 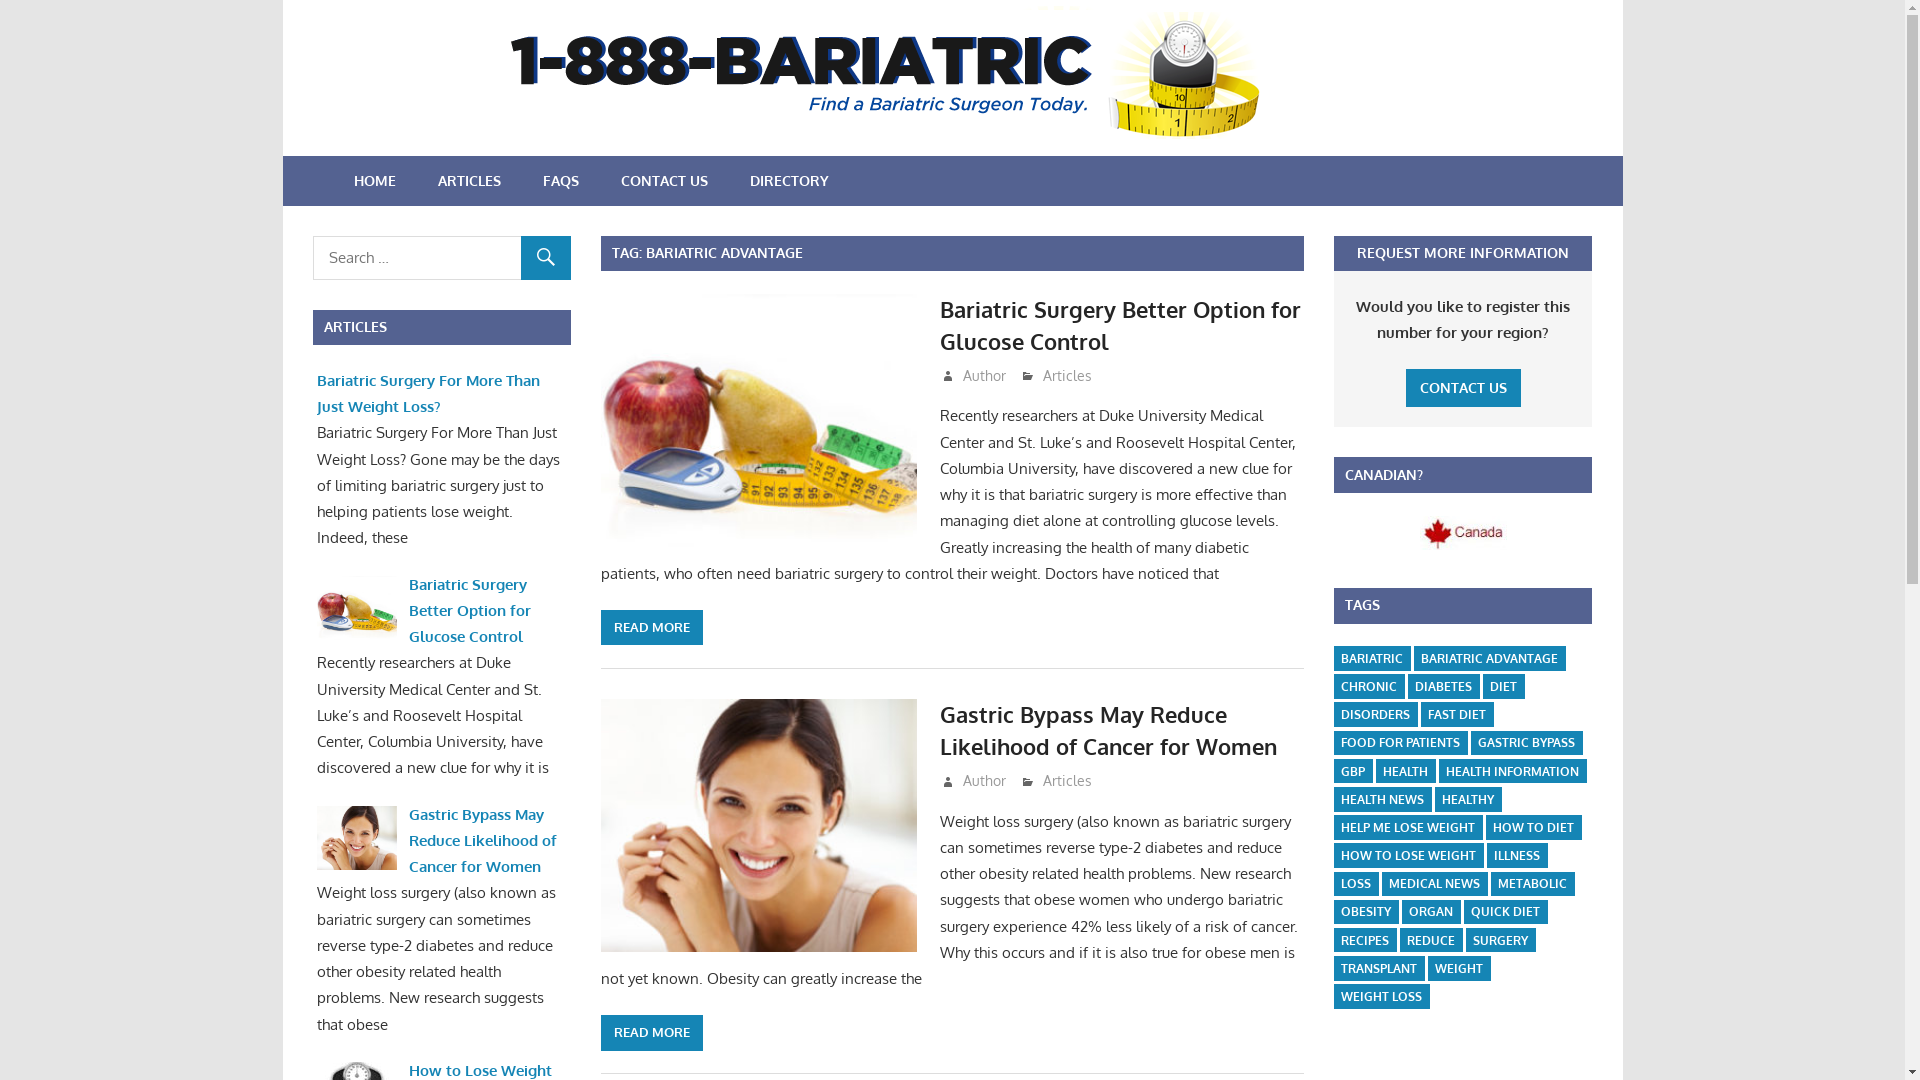 I want to click on 'HOW TO DIET', so click(x=1532, y=827).